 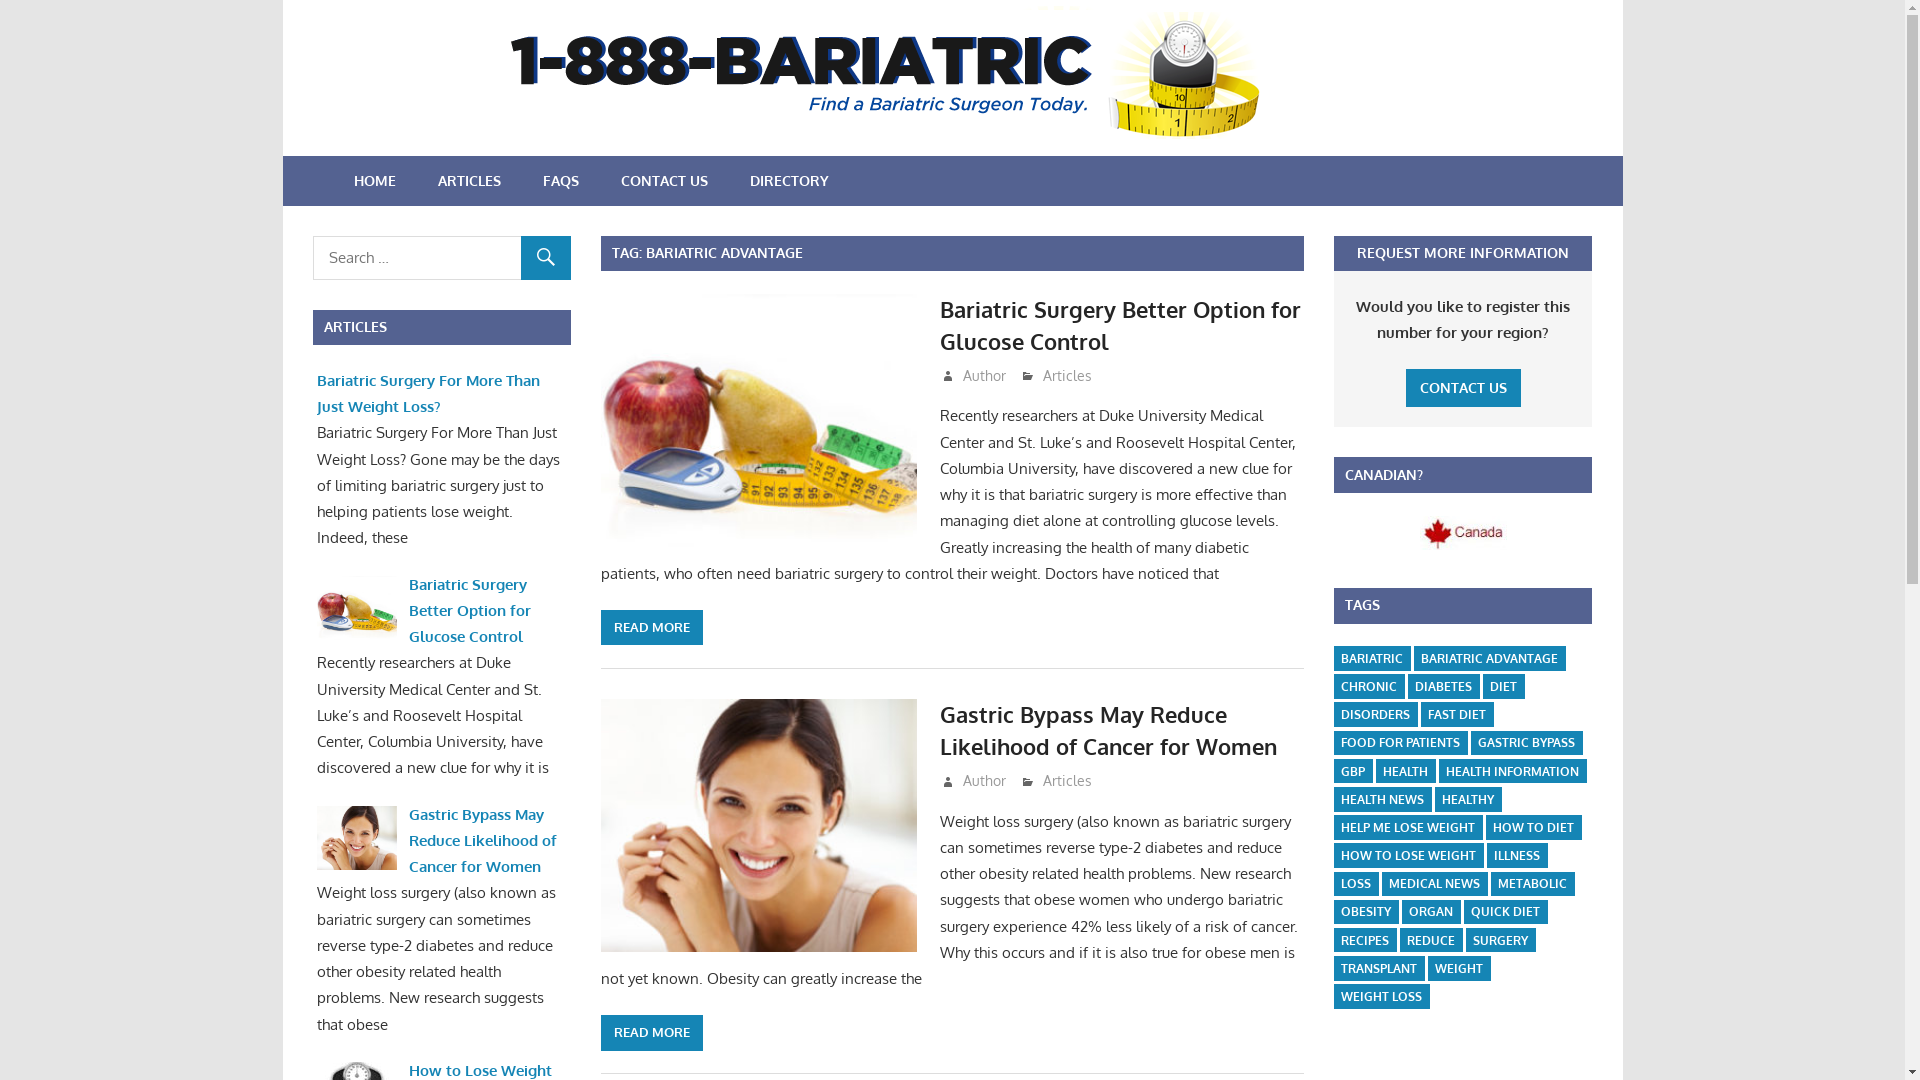 I want to click on 'HOW TO DIET', so click(x=1532, y=827).